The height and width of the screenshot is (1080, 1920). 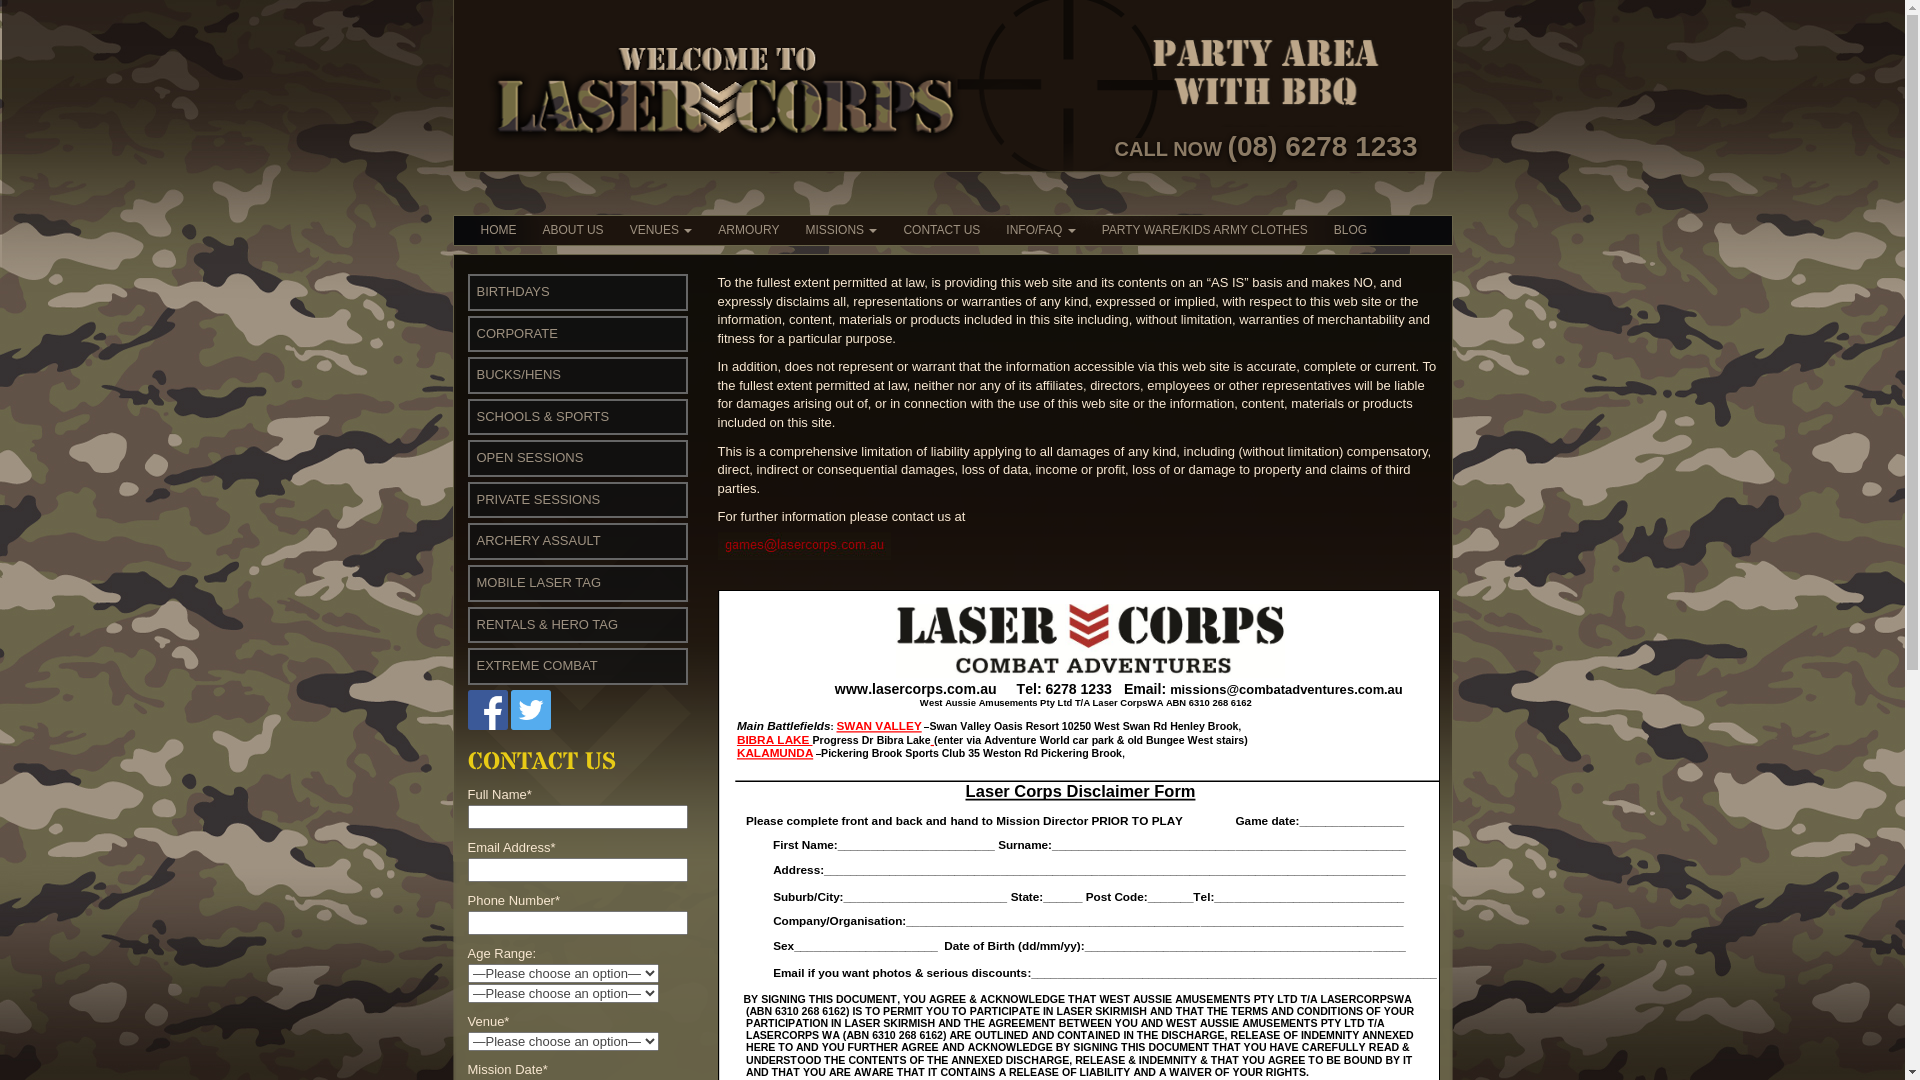 I want to click on 'CONTACT US', so click(x=940, y=229).